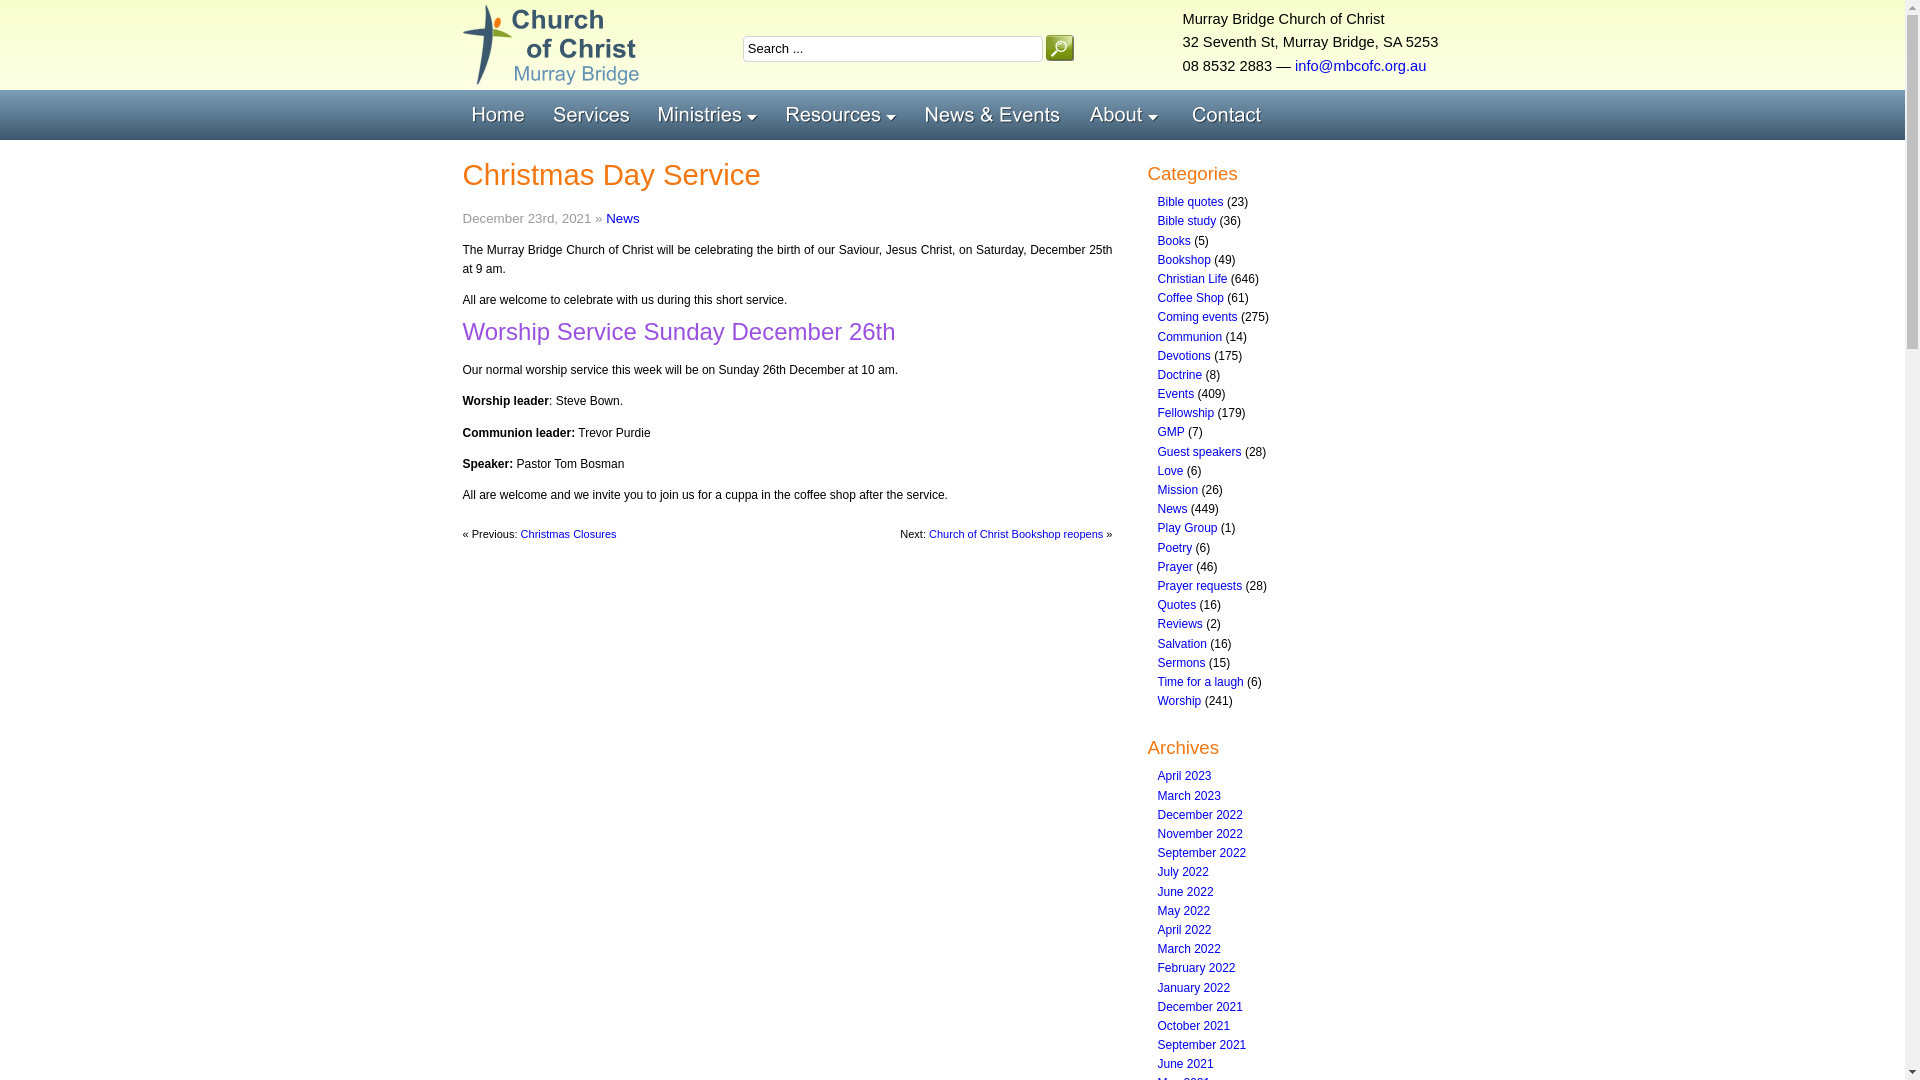  What do you see at coordinates (1157, 1044) in the screenshot?
I see `'September 2021'` at bounding box center [1157, 1044].